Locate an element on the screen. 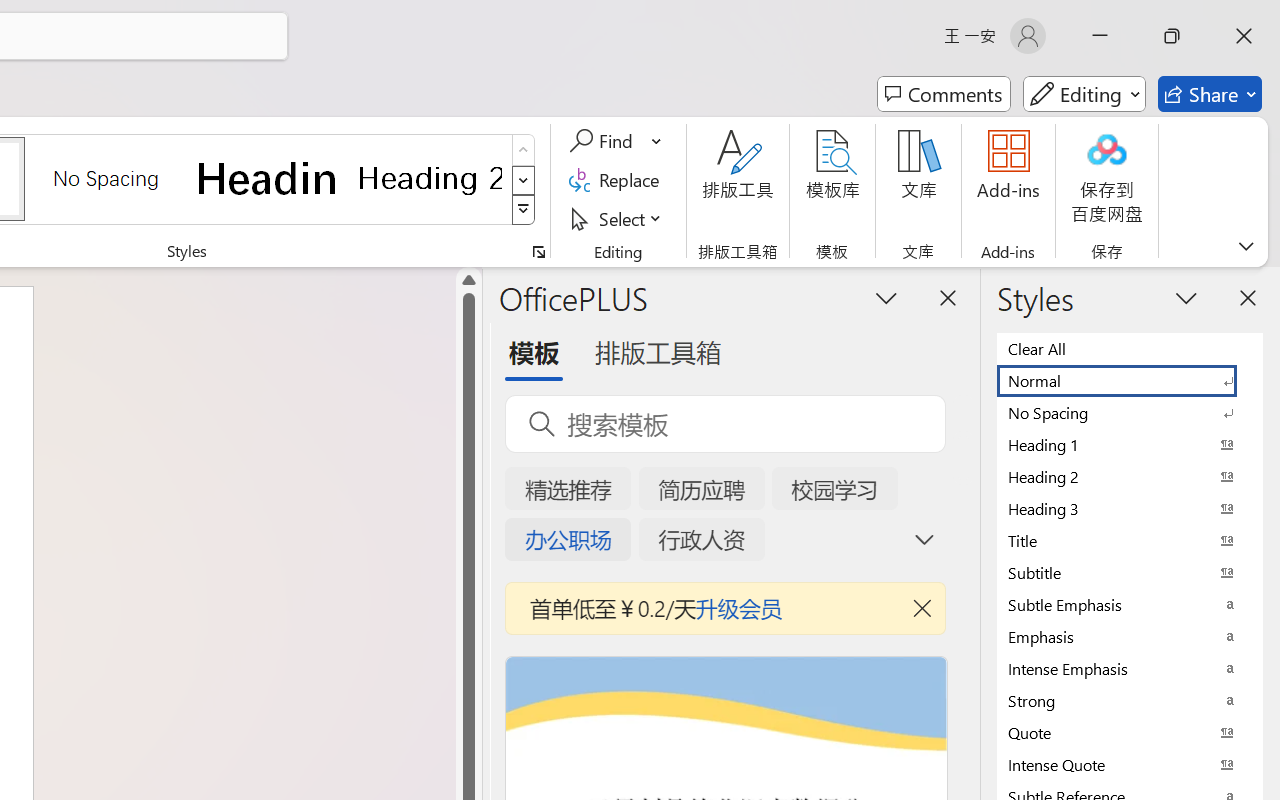 This screenshot has width=1280, height=800. 'Intense Quote' is located at coordinates (1130, 764).